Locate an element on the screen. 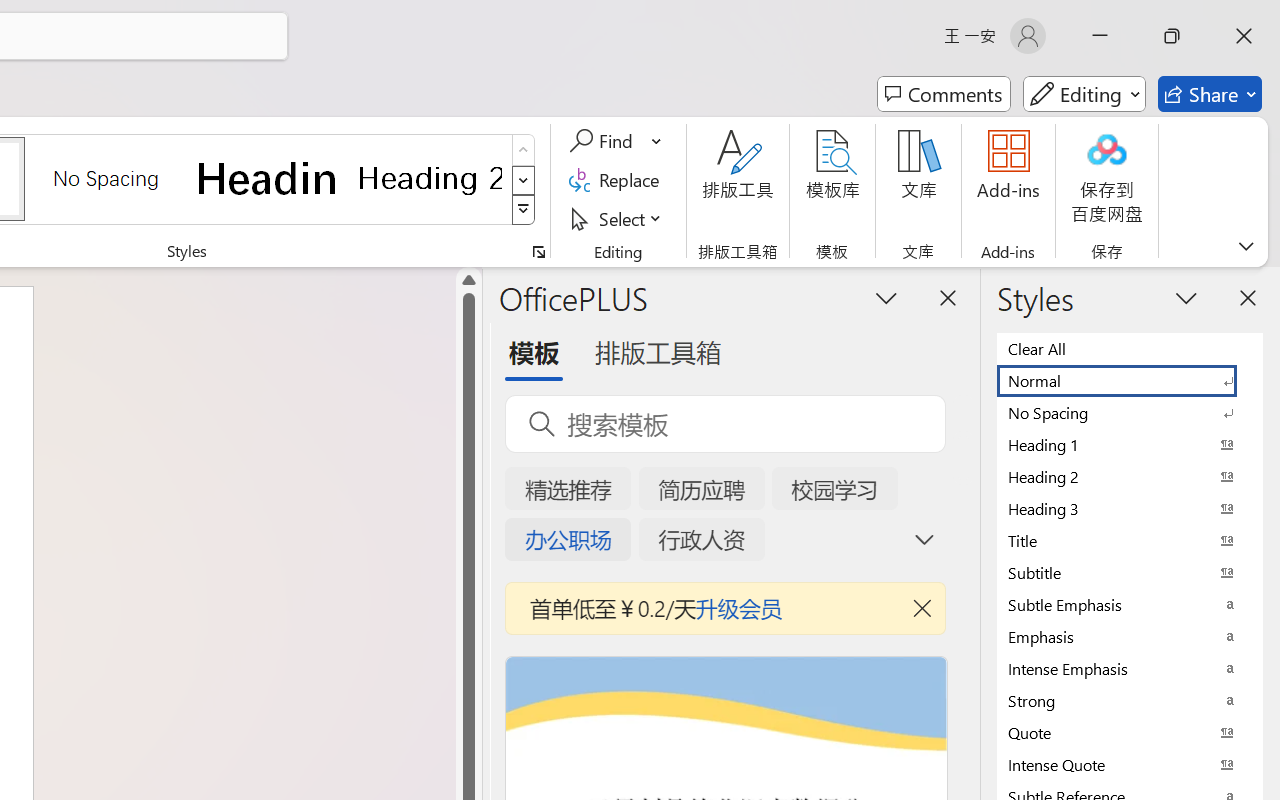 This screenshot has width=1280, height=800. 'Intense Quote' is located at coordinates (1130, 764).